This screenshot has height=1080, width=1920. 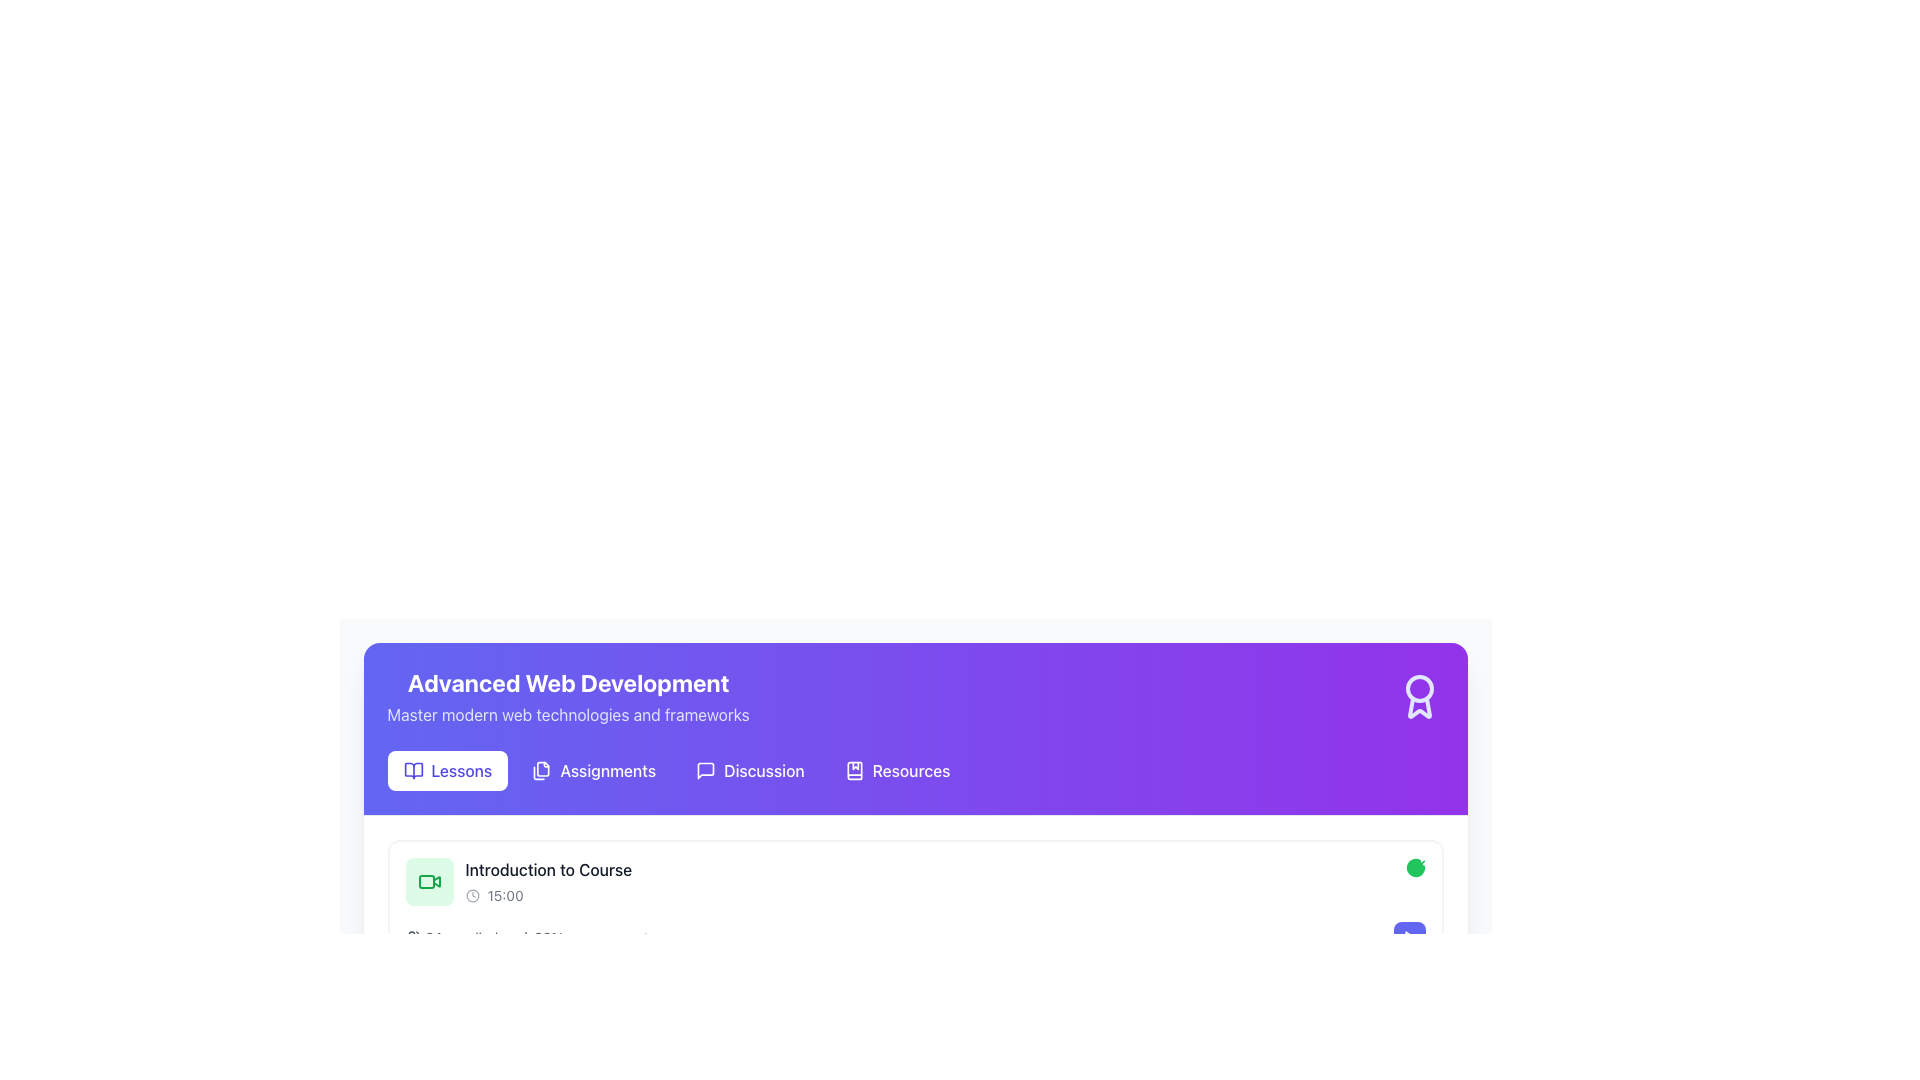 What do you see at coordinates (706, 770) in the screenshot?
I see `the messaging icon located in the purple header section, positioned to the right of 'Lessons,' 'Assignments,' and 'Discussion'` at bounding box center [706, 770].